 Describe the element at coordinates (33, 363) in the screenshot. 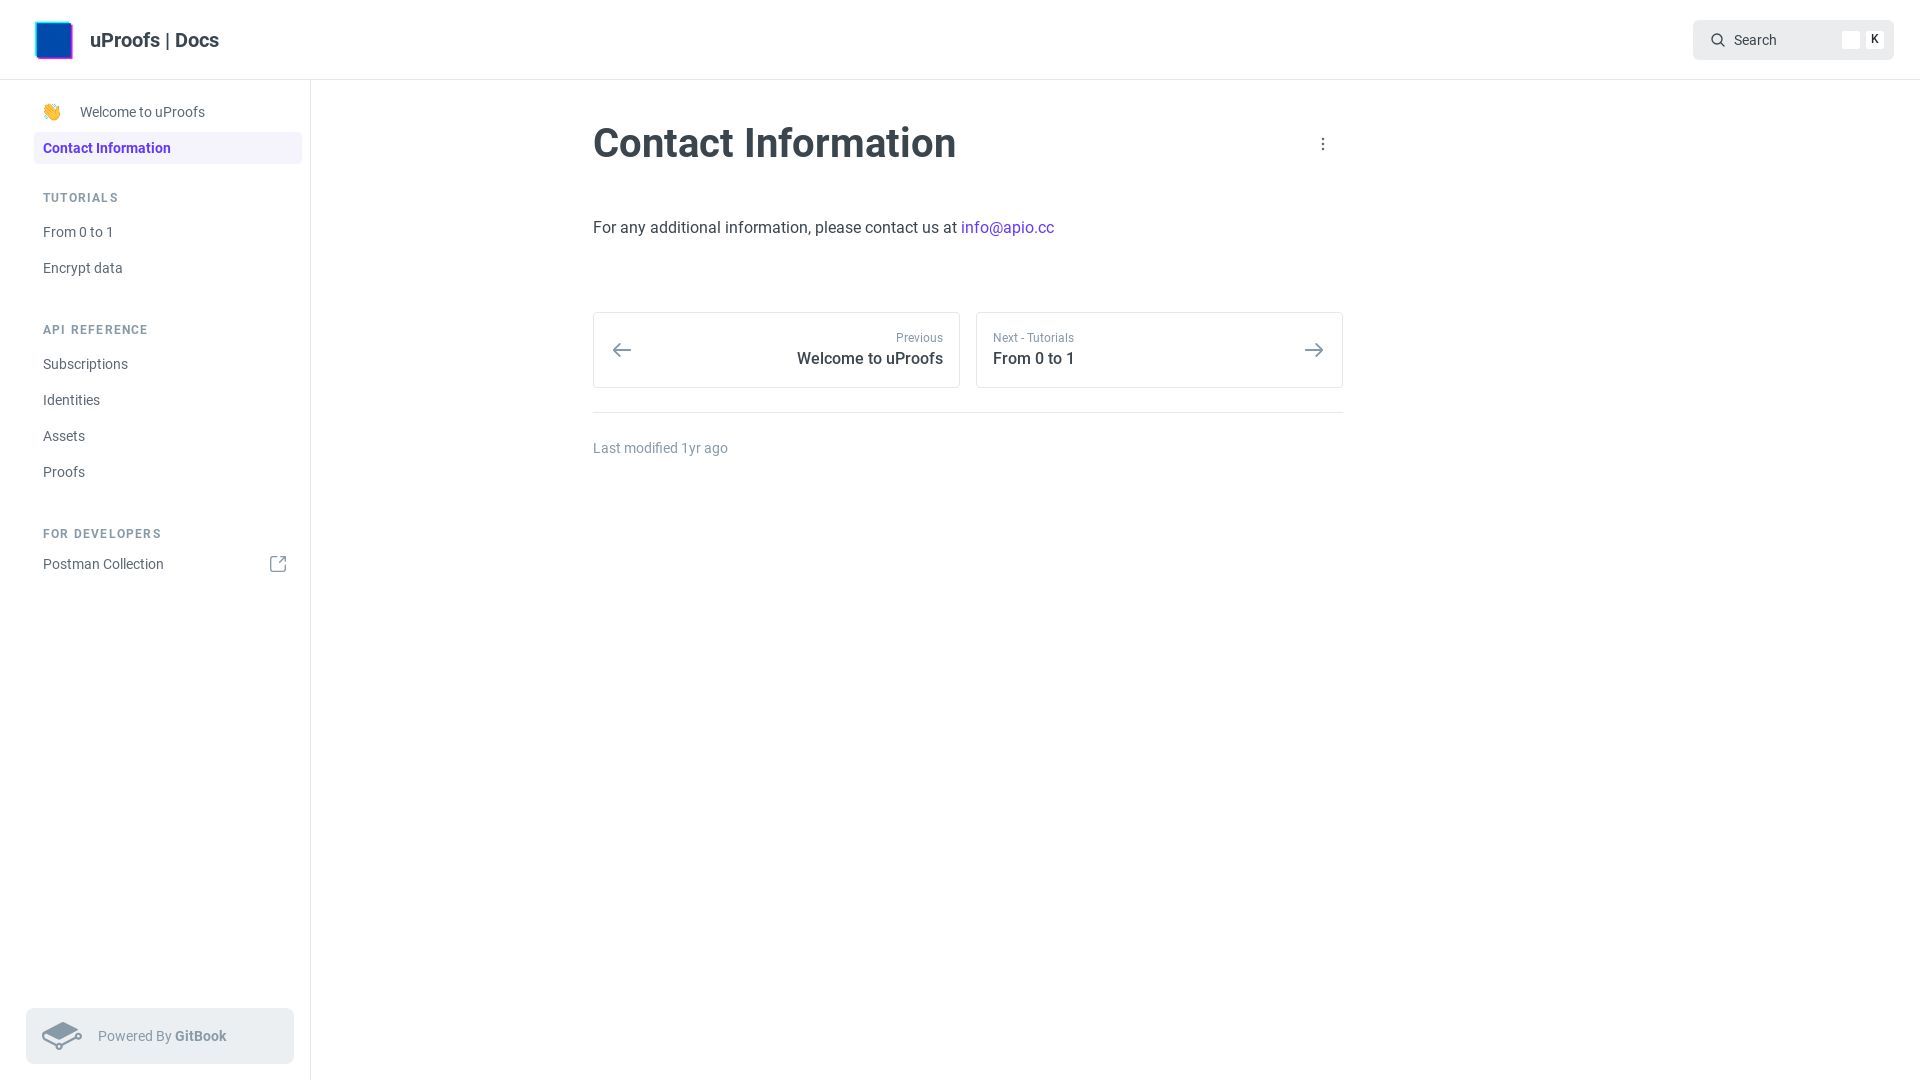

I see `'Subscriptions'` at that location.